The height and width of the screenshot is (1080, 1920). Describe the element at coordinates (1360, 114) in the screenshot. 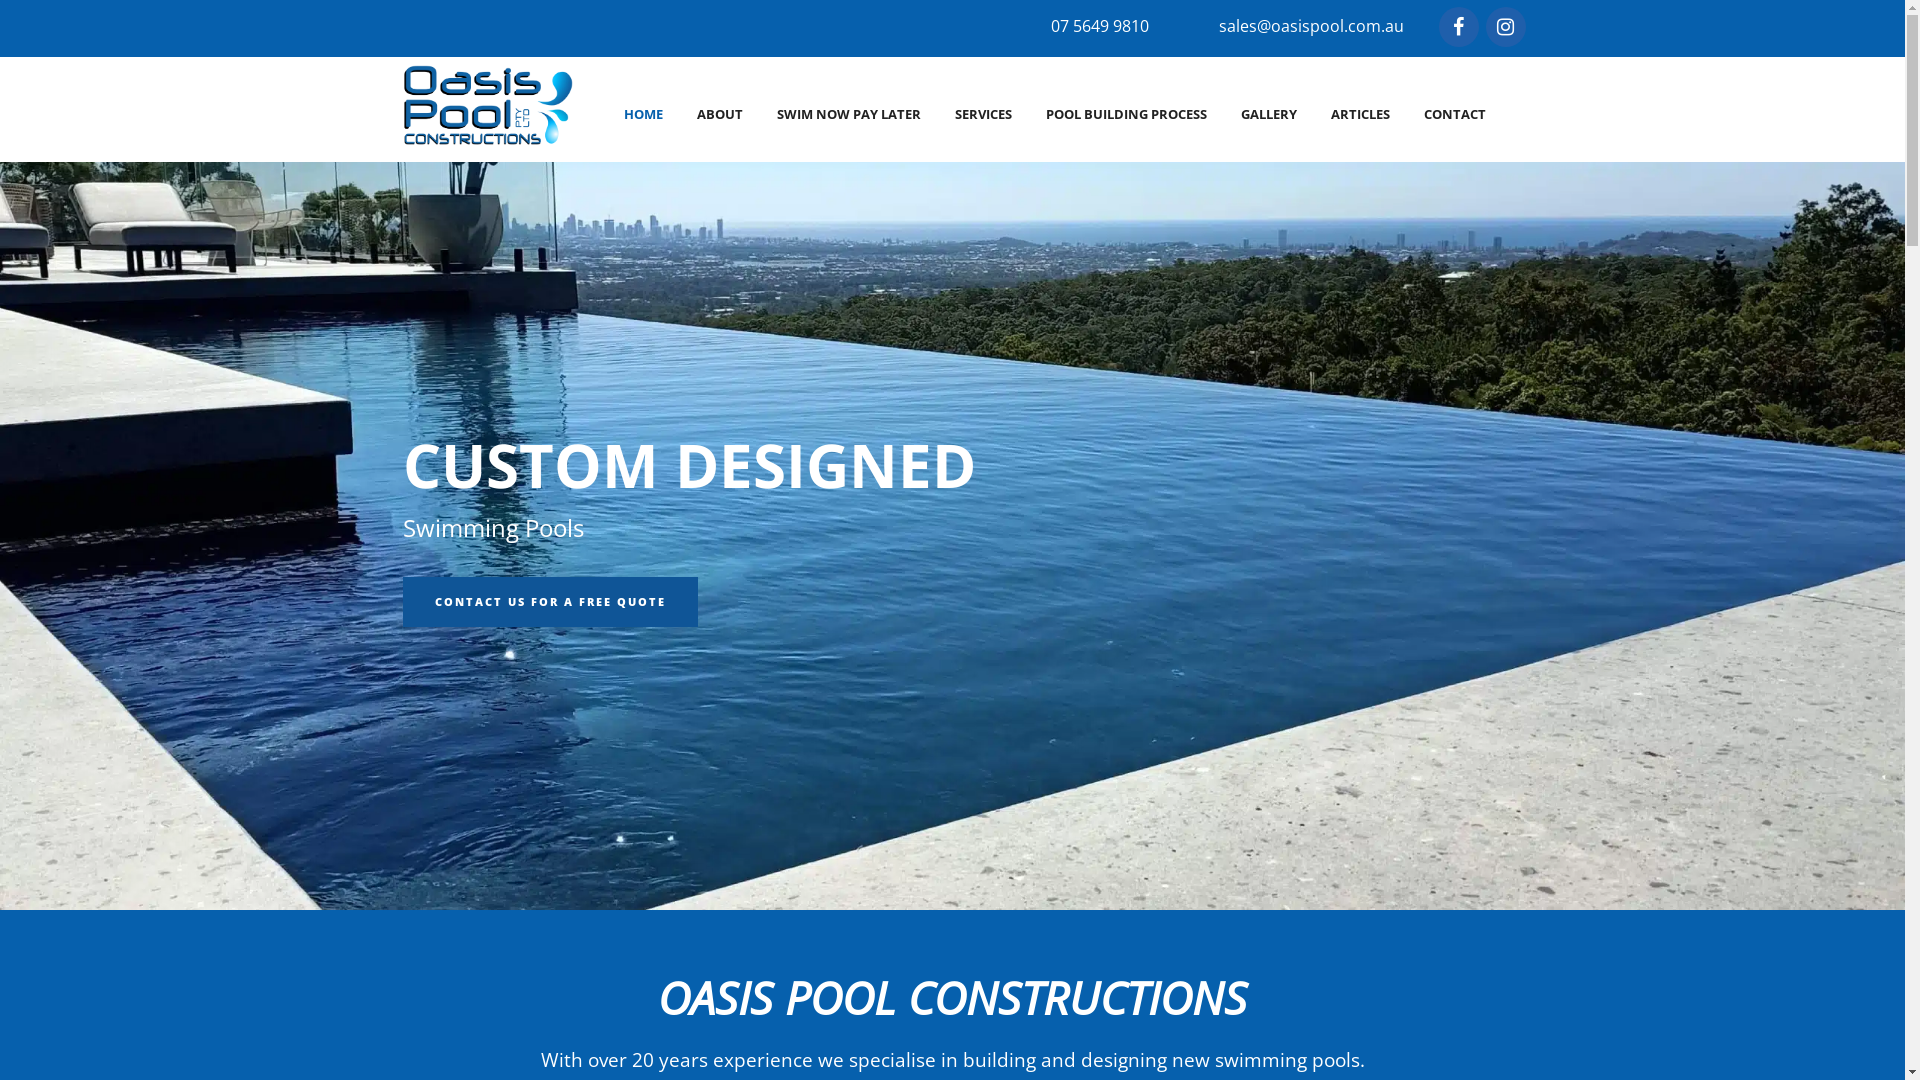

I see `'ARTICLES'` at that location.